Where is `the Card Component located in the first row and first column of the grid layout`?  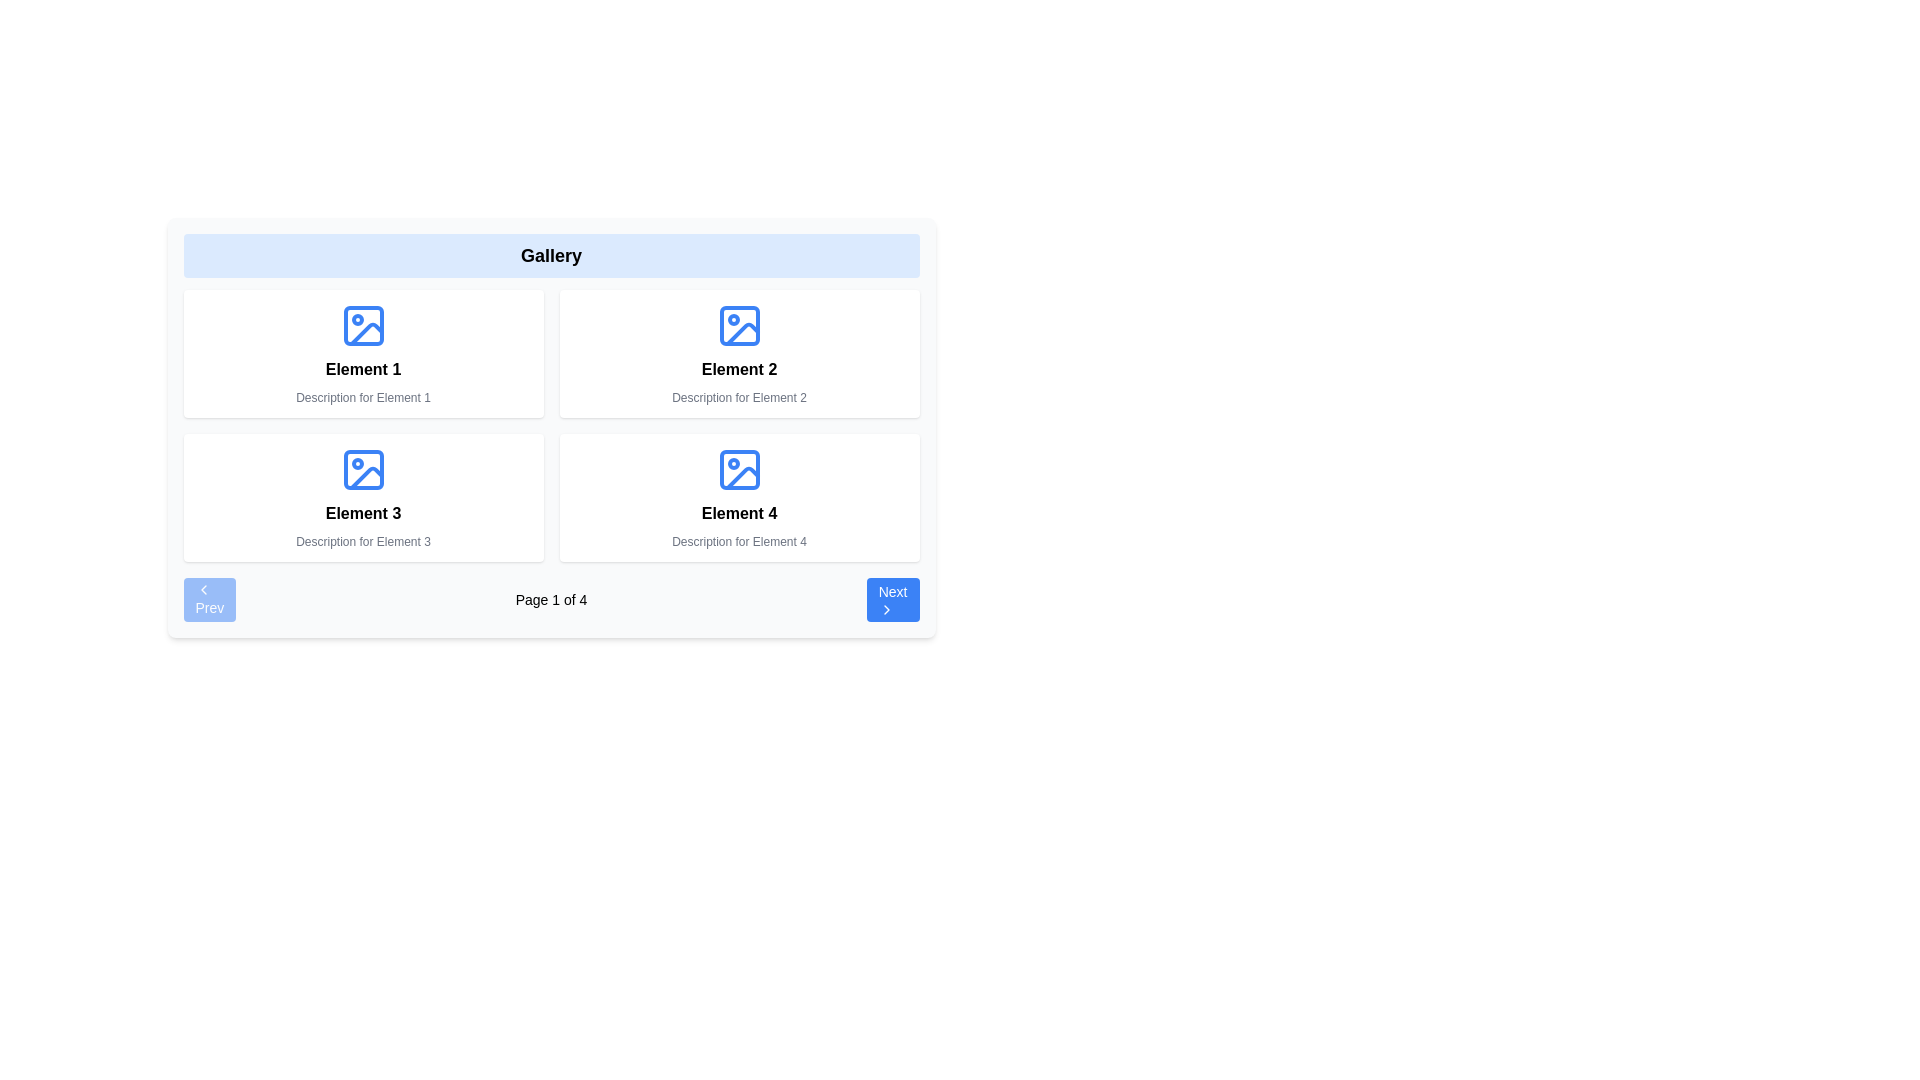 the Card Component located in the first row and first column of the grid layout is located at coordinates (363, 353).